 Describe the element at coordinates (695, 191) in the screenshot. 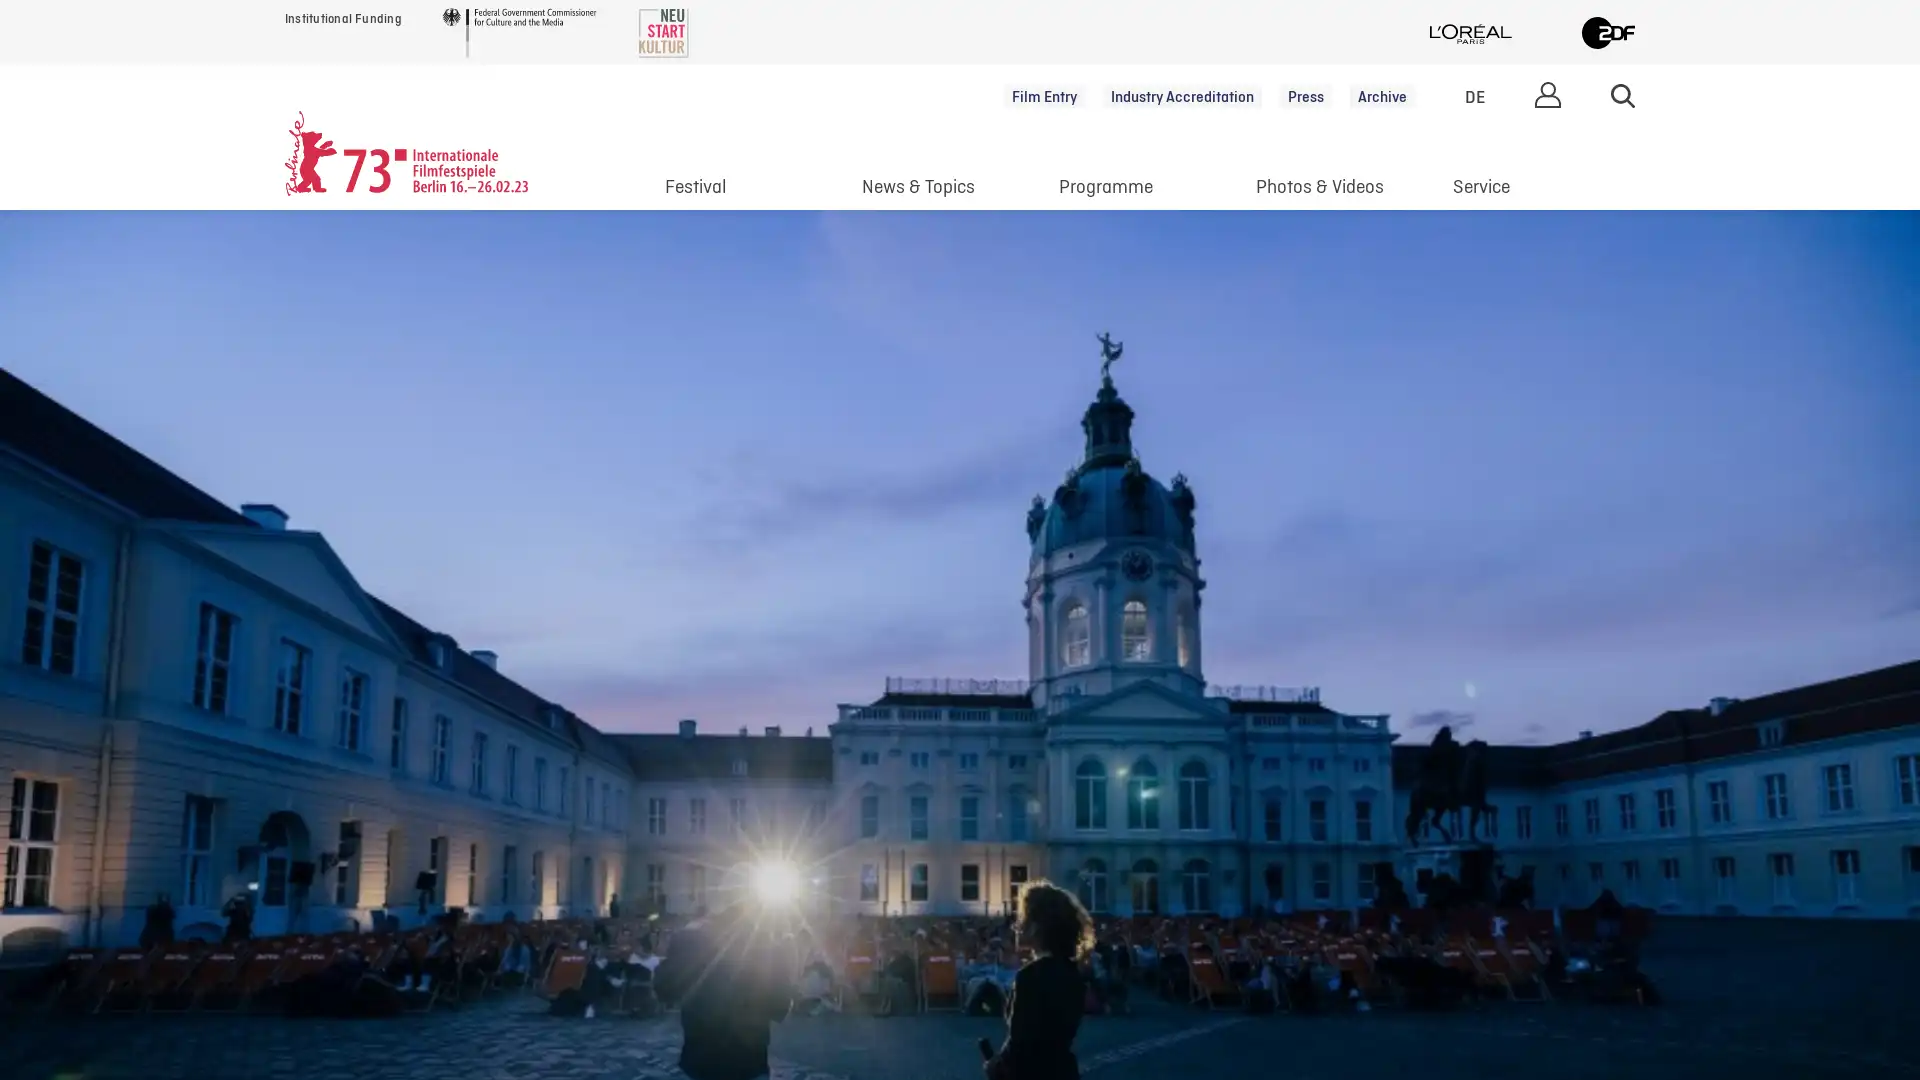

I see `Festival` at that location.